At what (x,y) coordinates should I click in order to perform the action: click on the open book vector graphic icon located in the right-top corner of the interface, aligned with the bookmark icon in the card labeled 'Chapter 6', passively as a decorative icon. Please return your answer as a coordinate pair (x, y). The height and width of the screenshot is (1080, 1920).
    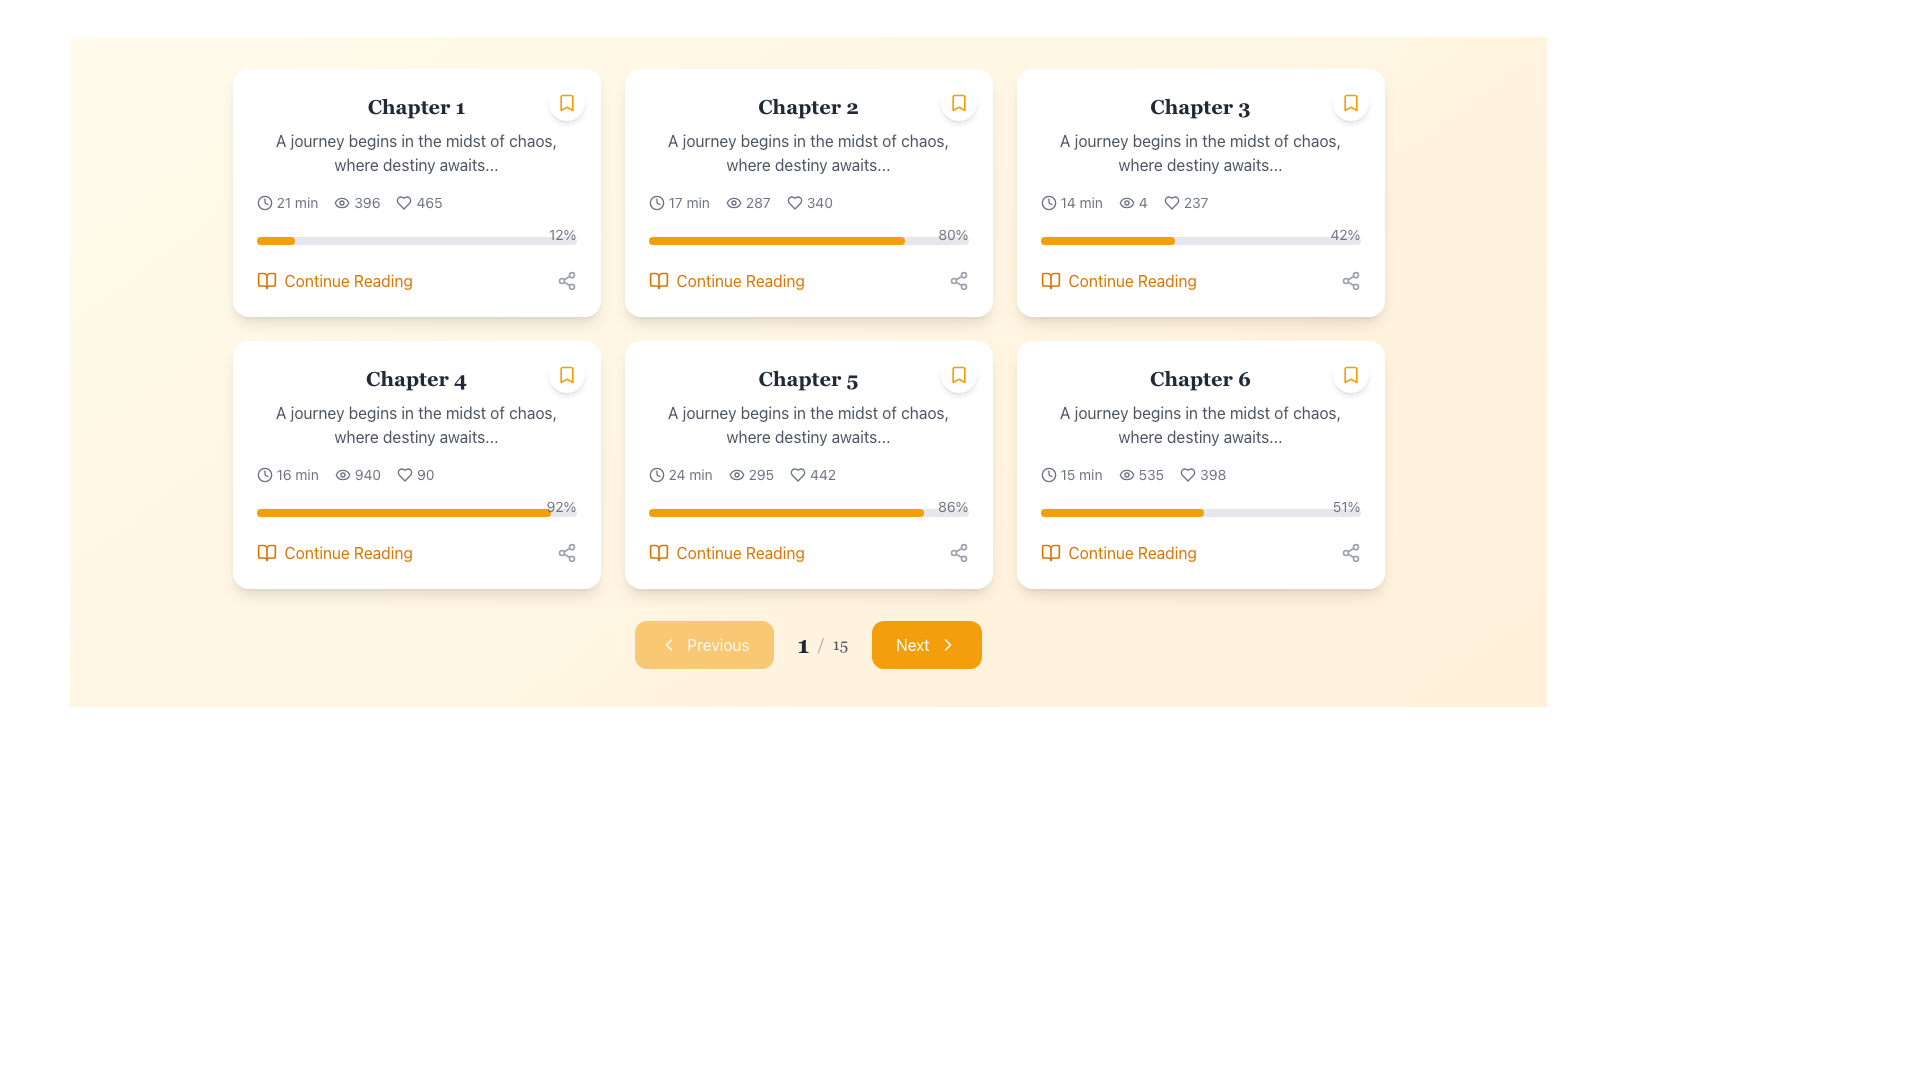
    Looking at the image, I should click on (1049, 552).